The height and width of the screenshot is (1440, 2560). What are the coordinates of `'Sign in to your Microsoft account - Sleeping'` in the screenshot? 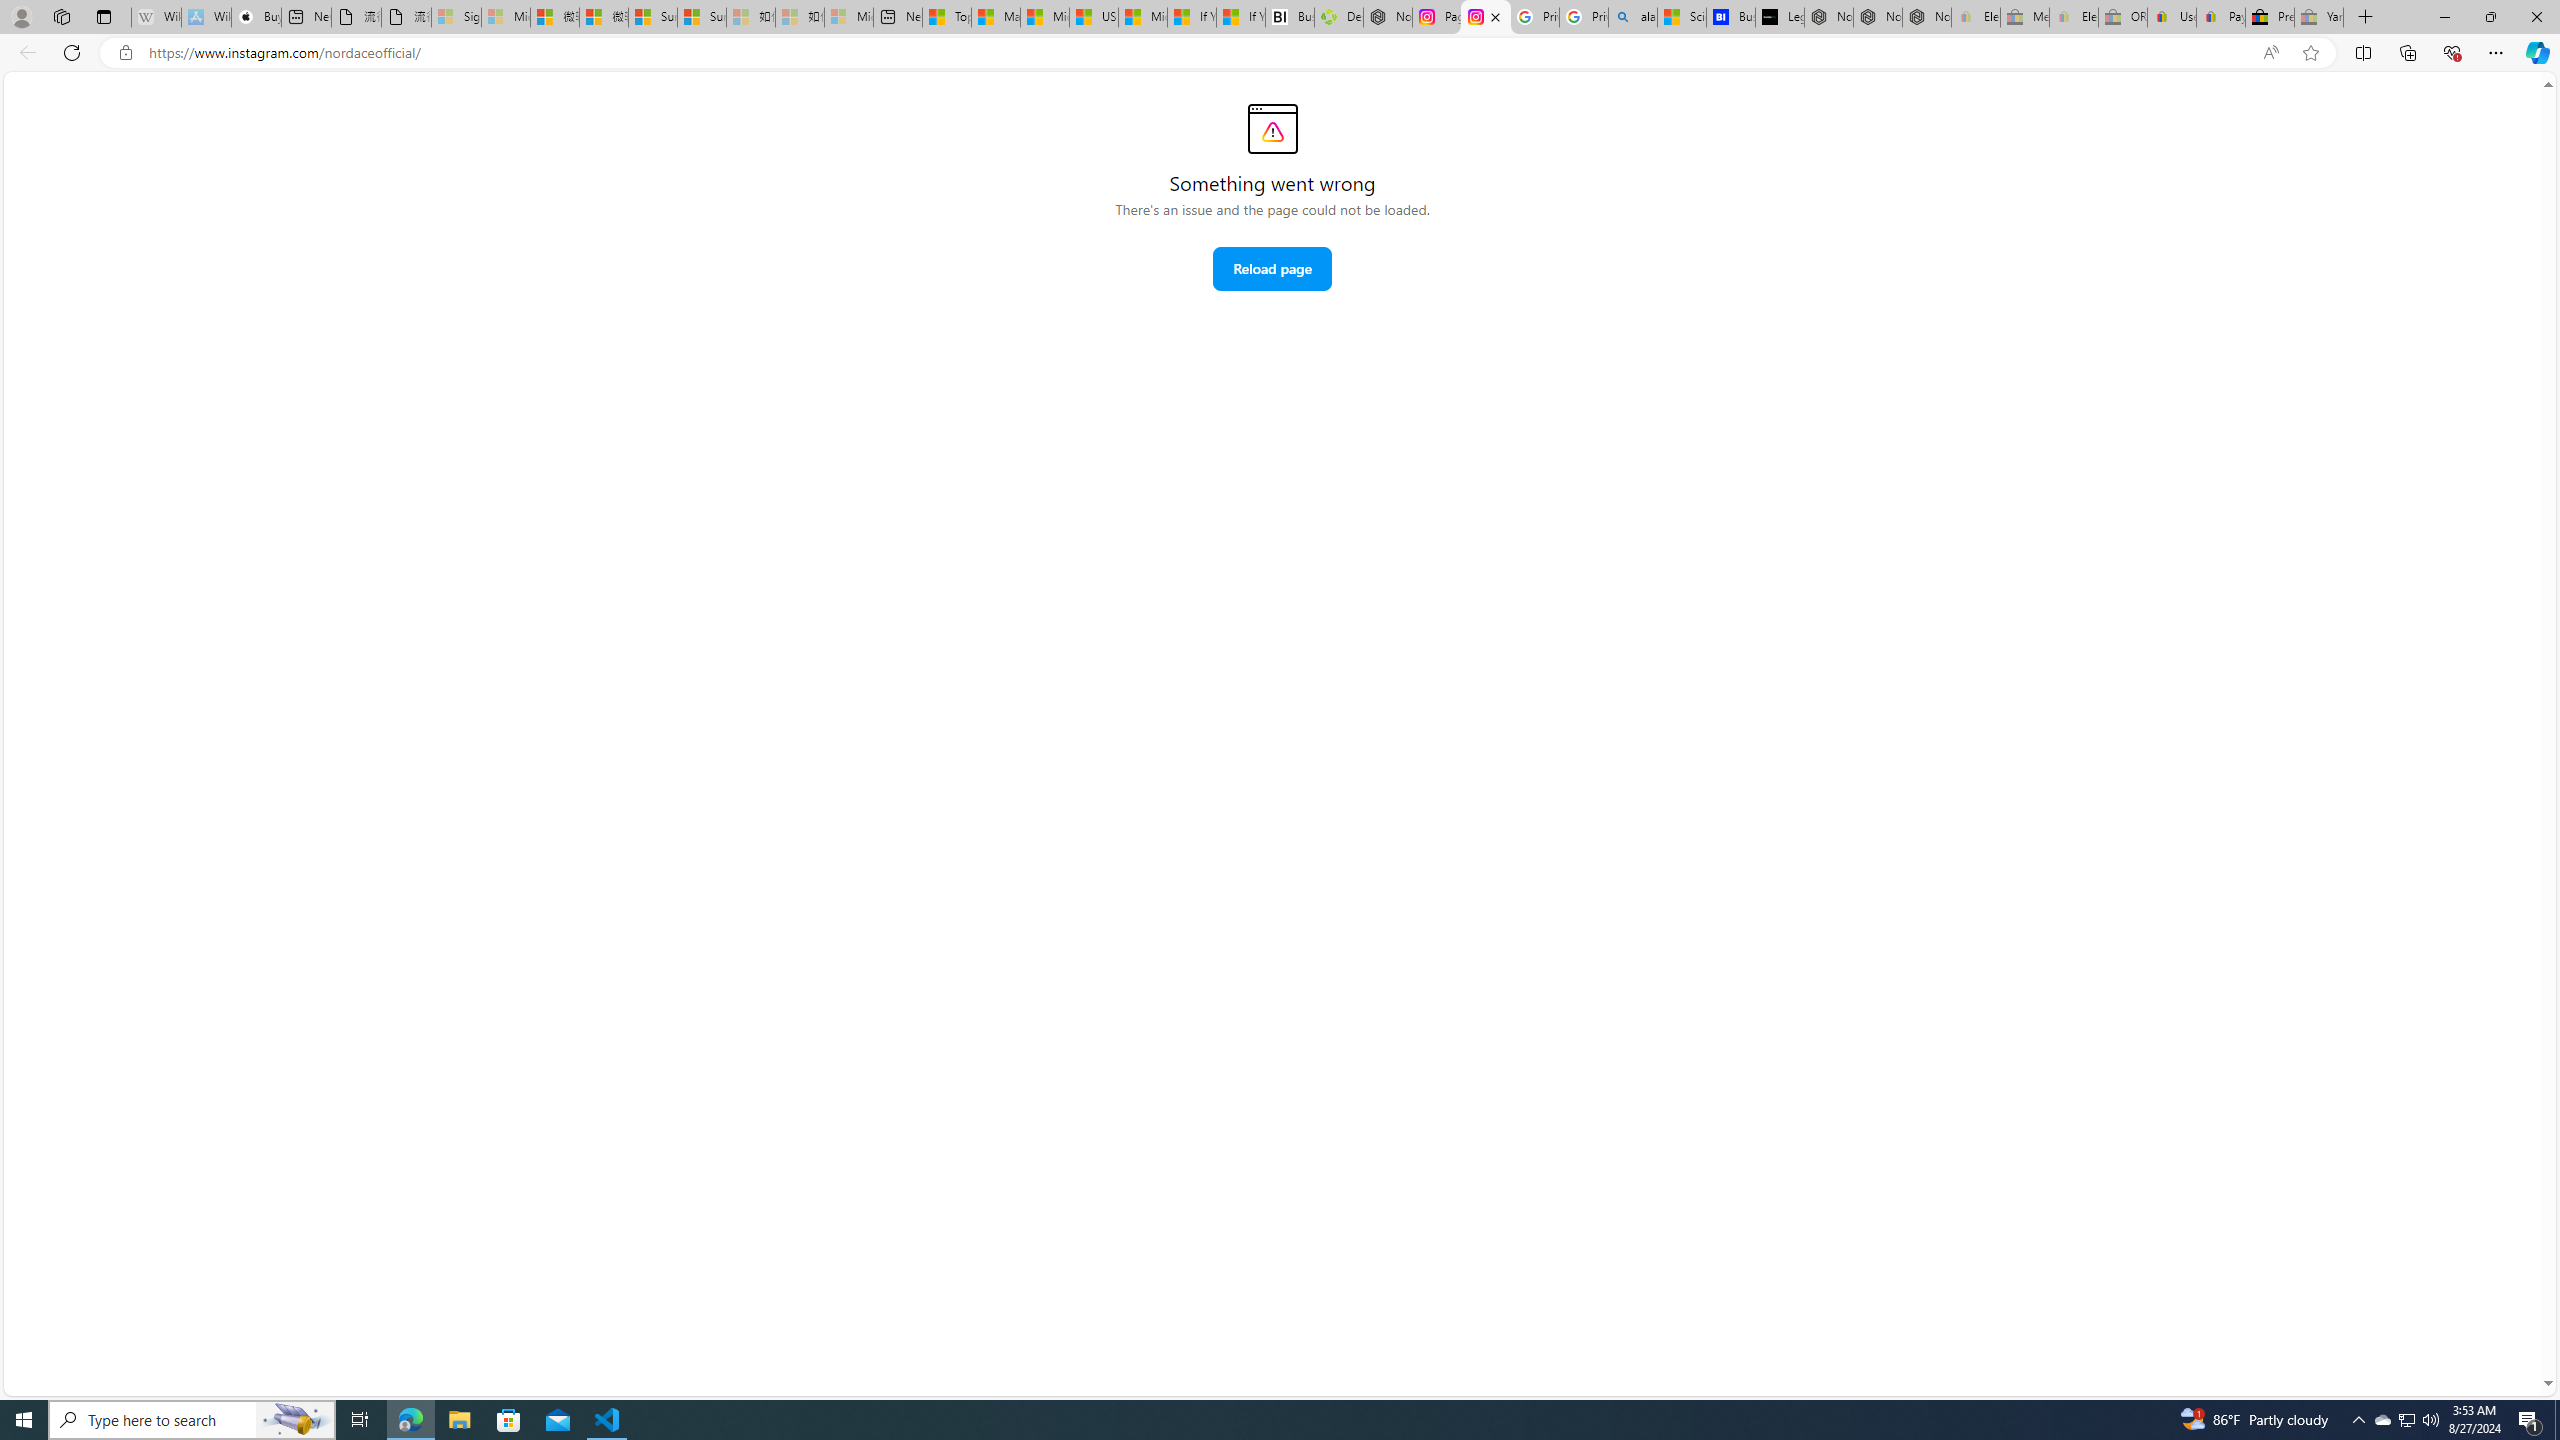 It's located at (454, 16).